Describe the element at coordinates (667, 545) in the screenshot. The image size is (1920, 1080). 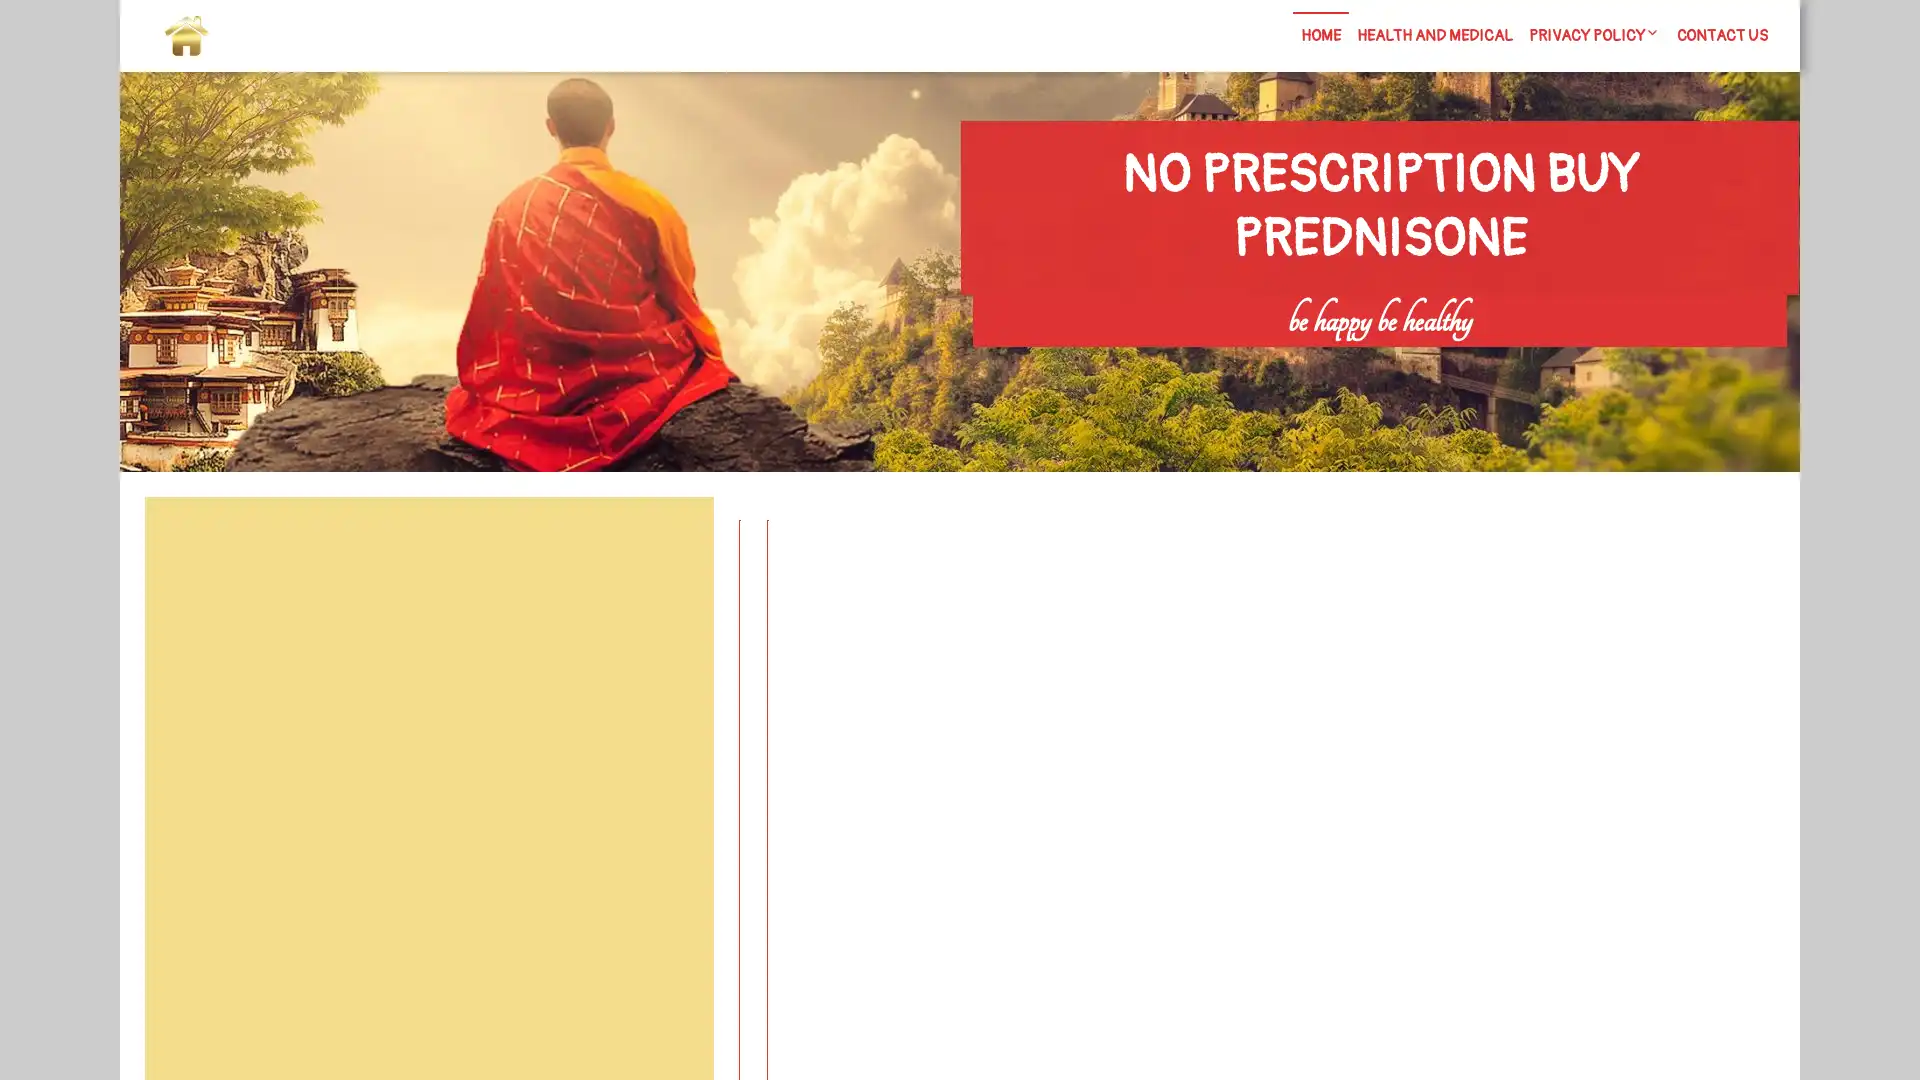
I see `Search` at that location.